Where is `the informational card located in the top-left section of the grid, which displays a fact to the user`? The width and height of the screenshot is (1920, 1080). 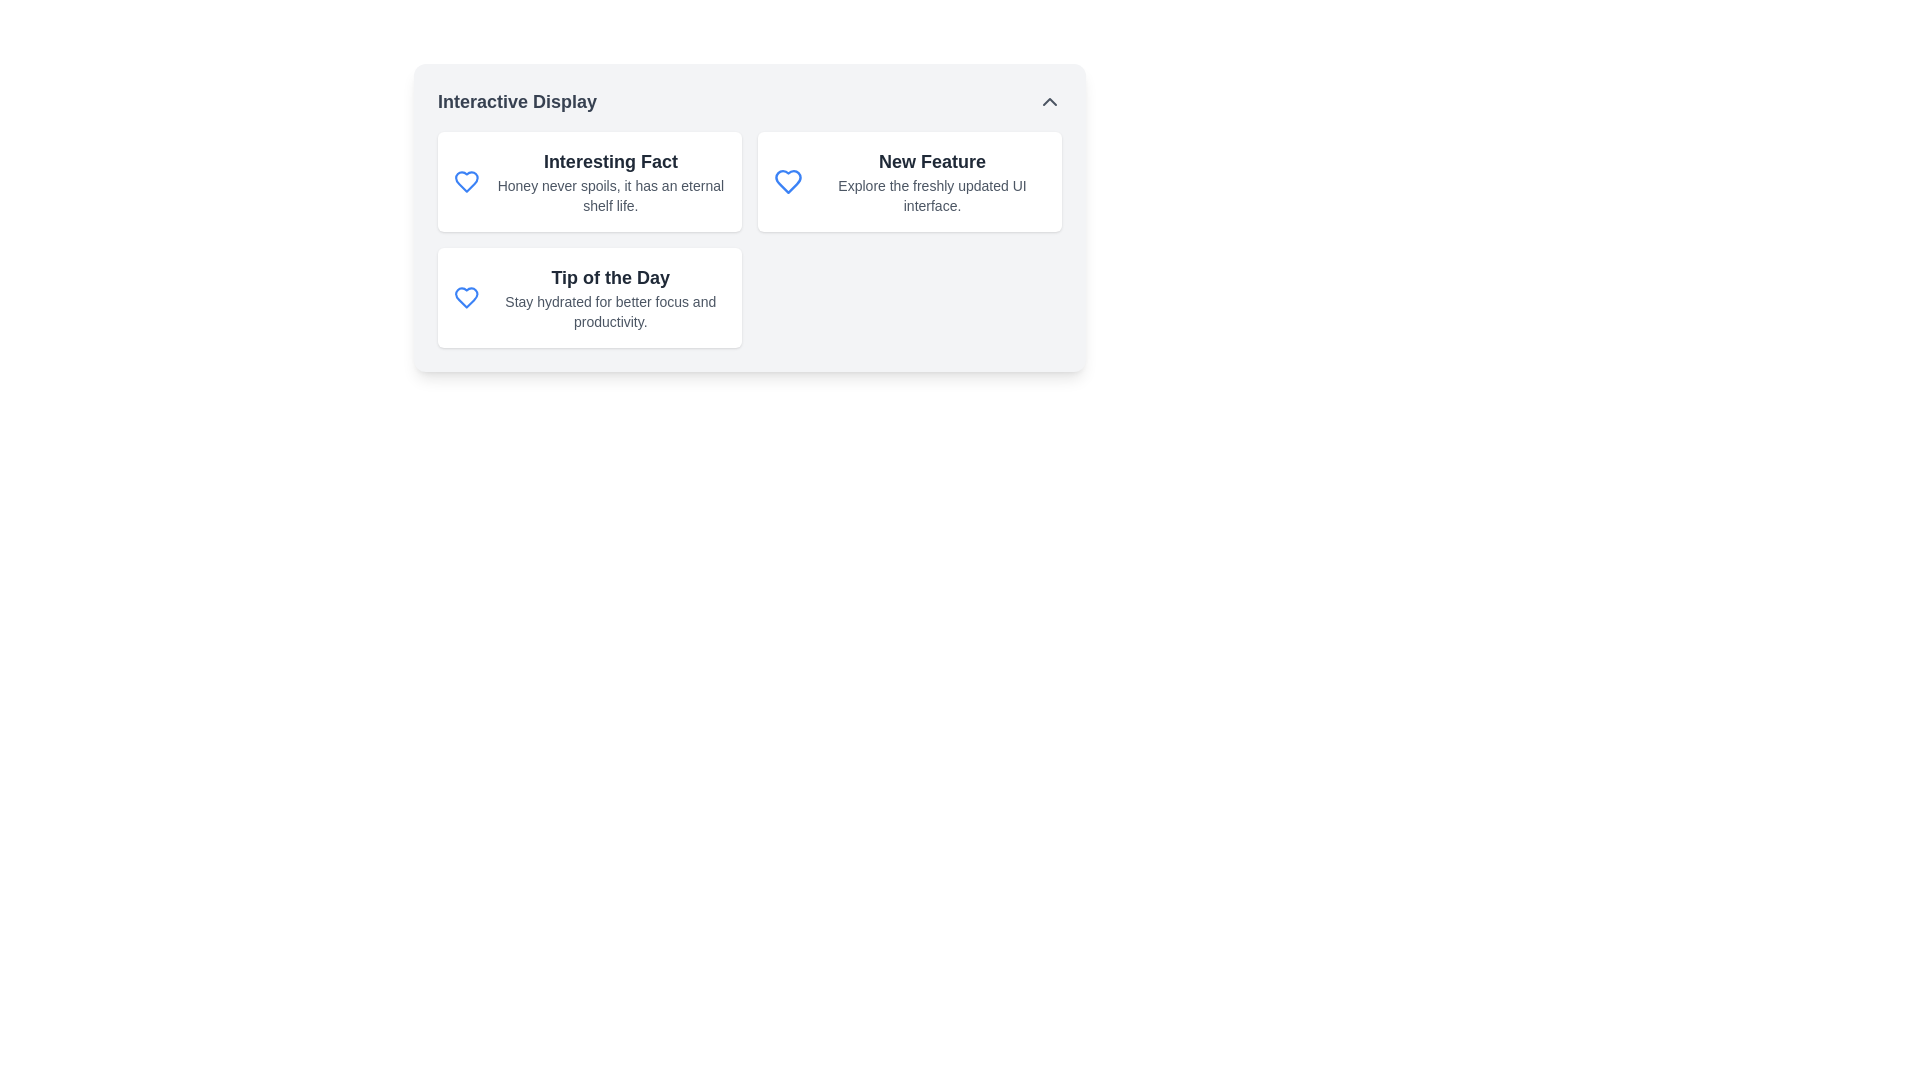 the informational card located in the top-left section of the grid, which displays a fact to the user is located at coordinates (589, 181).